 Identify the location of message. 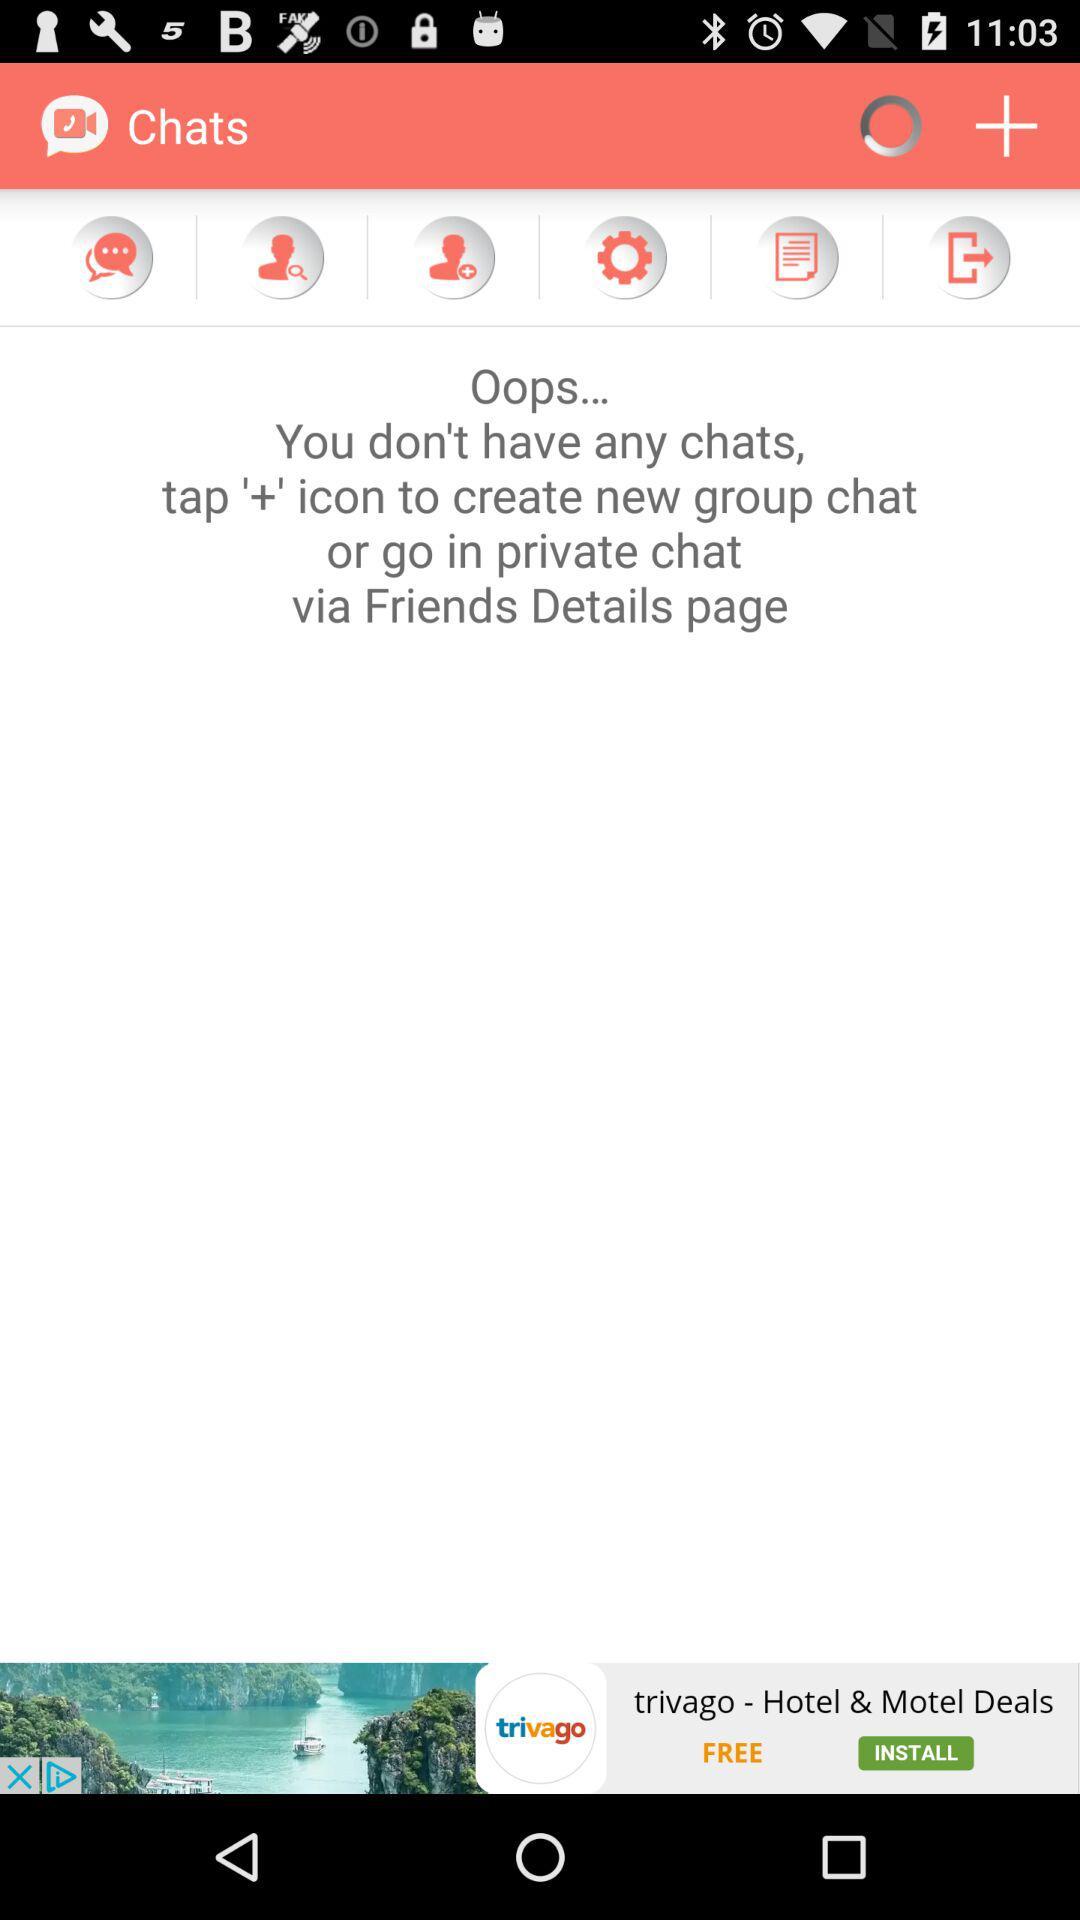
(111, 256).